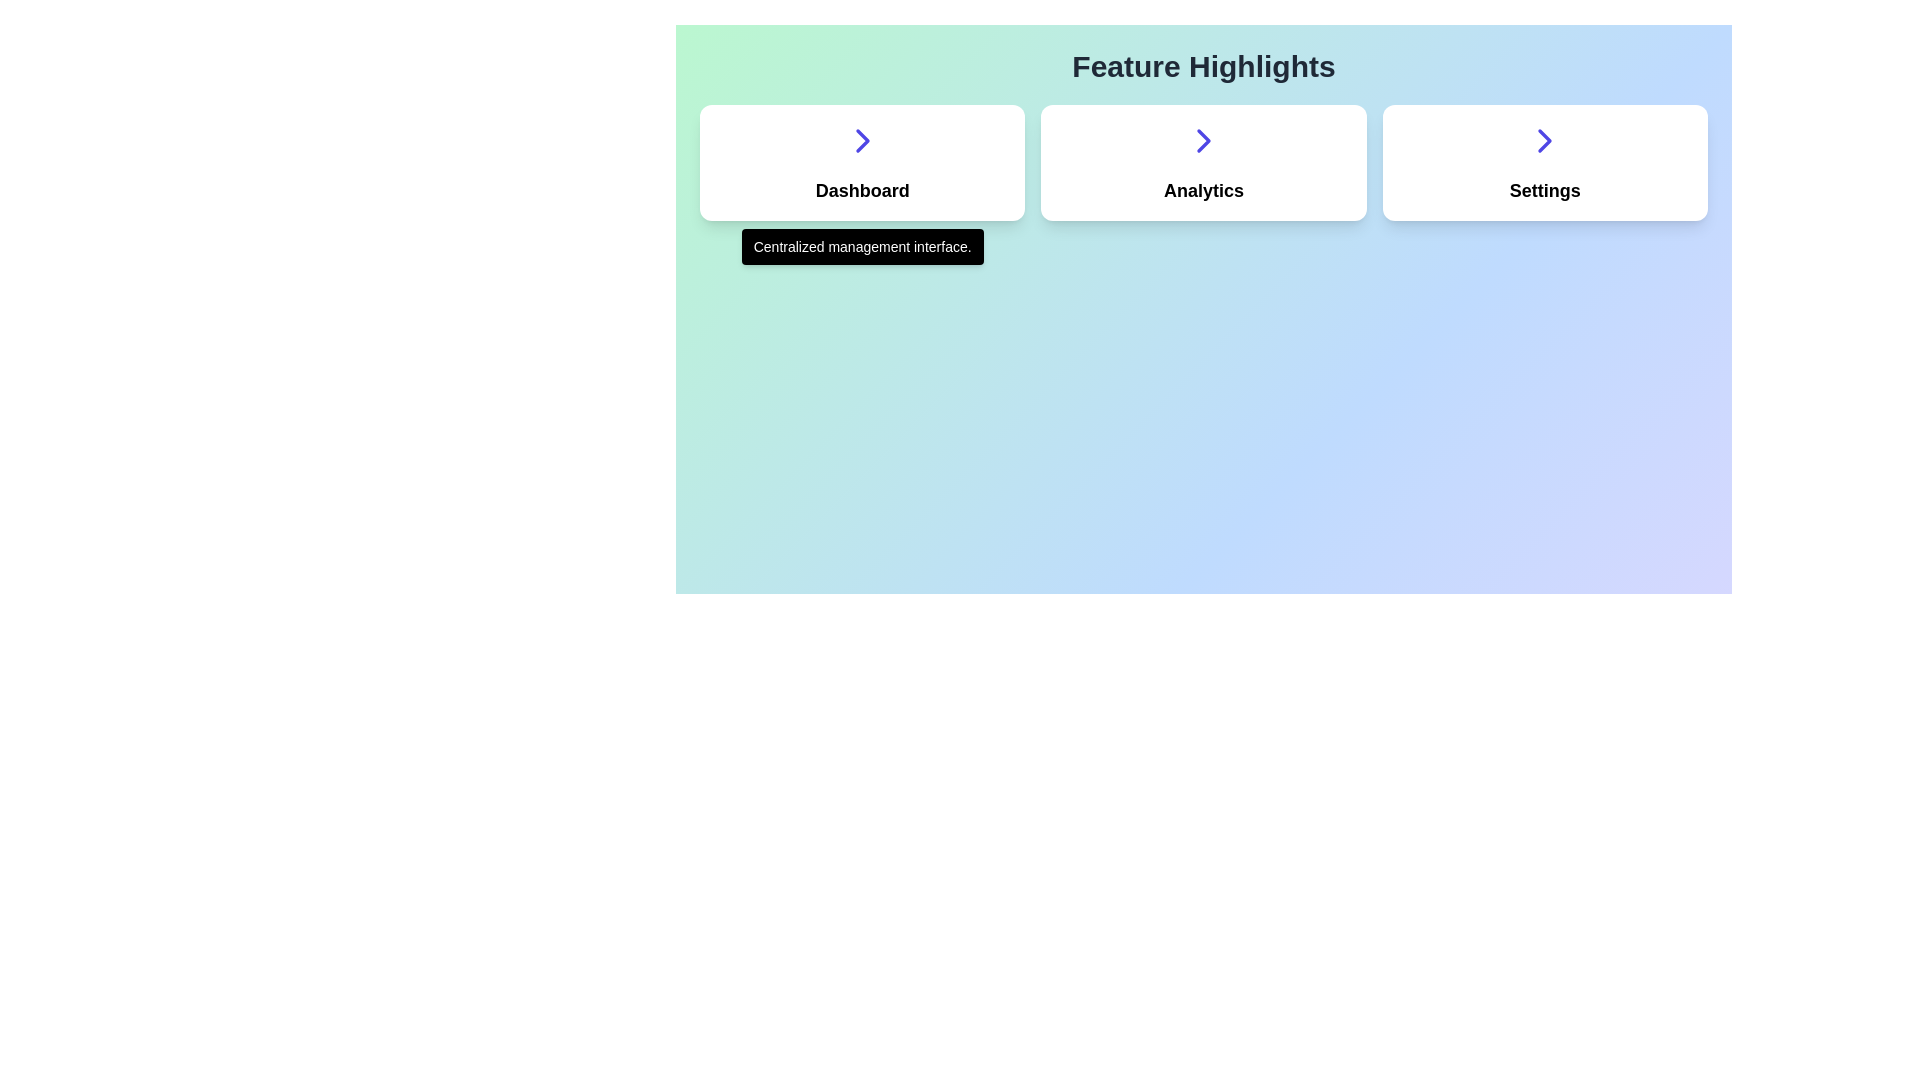 Image resolution: width=1920 pixels, height=1080 pixels. Describe the element at coordinates (862, 245) in the screenshot. I see `the tooltip providing additional information about the 'Dashboard' card, which is located directly below the card in the 'Feature Highlights' section` at that location.